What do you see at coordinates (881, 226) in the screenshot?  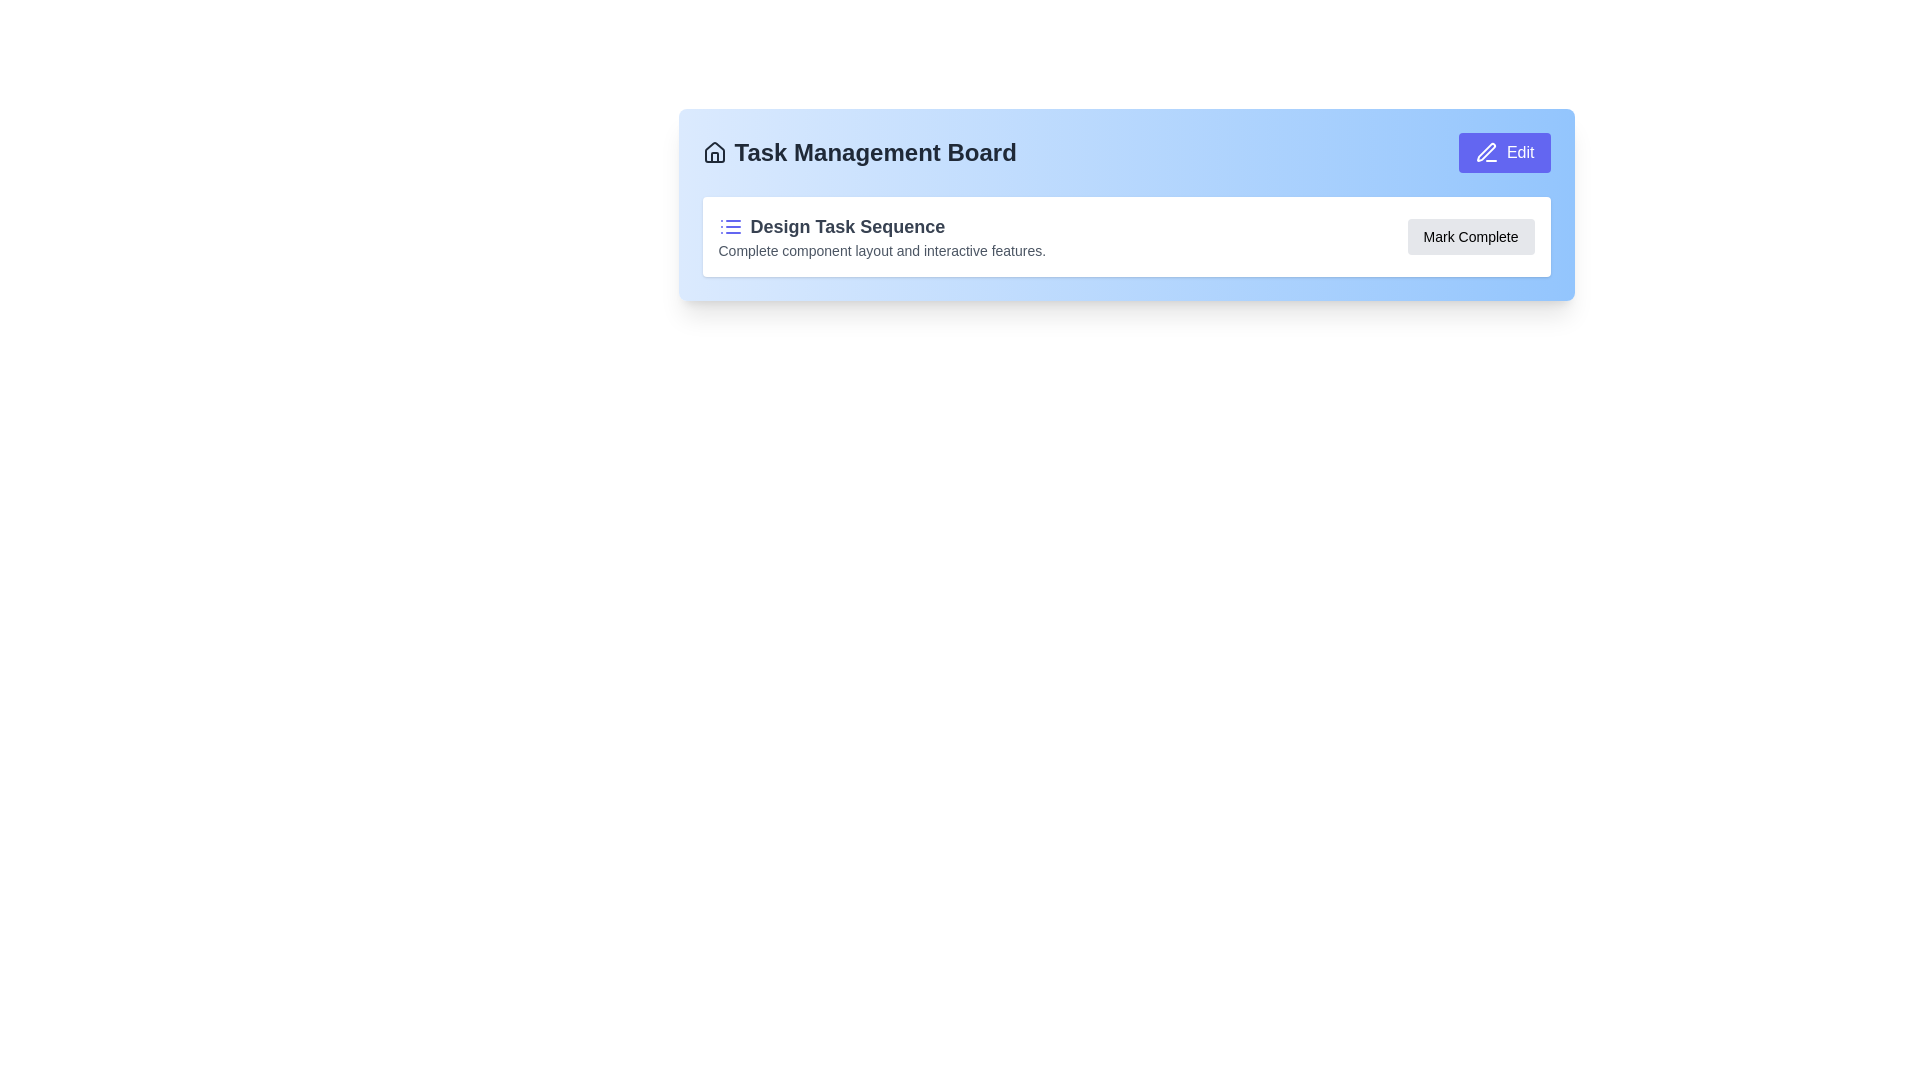 I see `the 'Design Task Sequence' text header with an indigo list icon, which is prominently displayed under the 'Task Management Board' section` at bounding box center [881, 226].